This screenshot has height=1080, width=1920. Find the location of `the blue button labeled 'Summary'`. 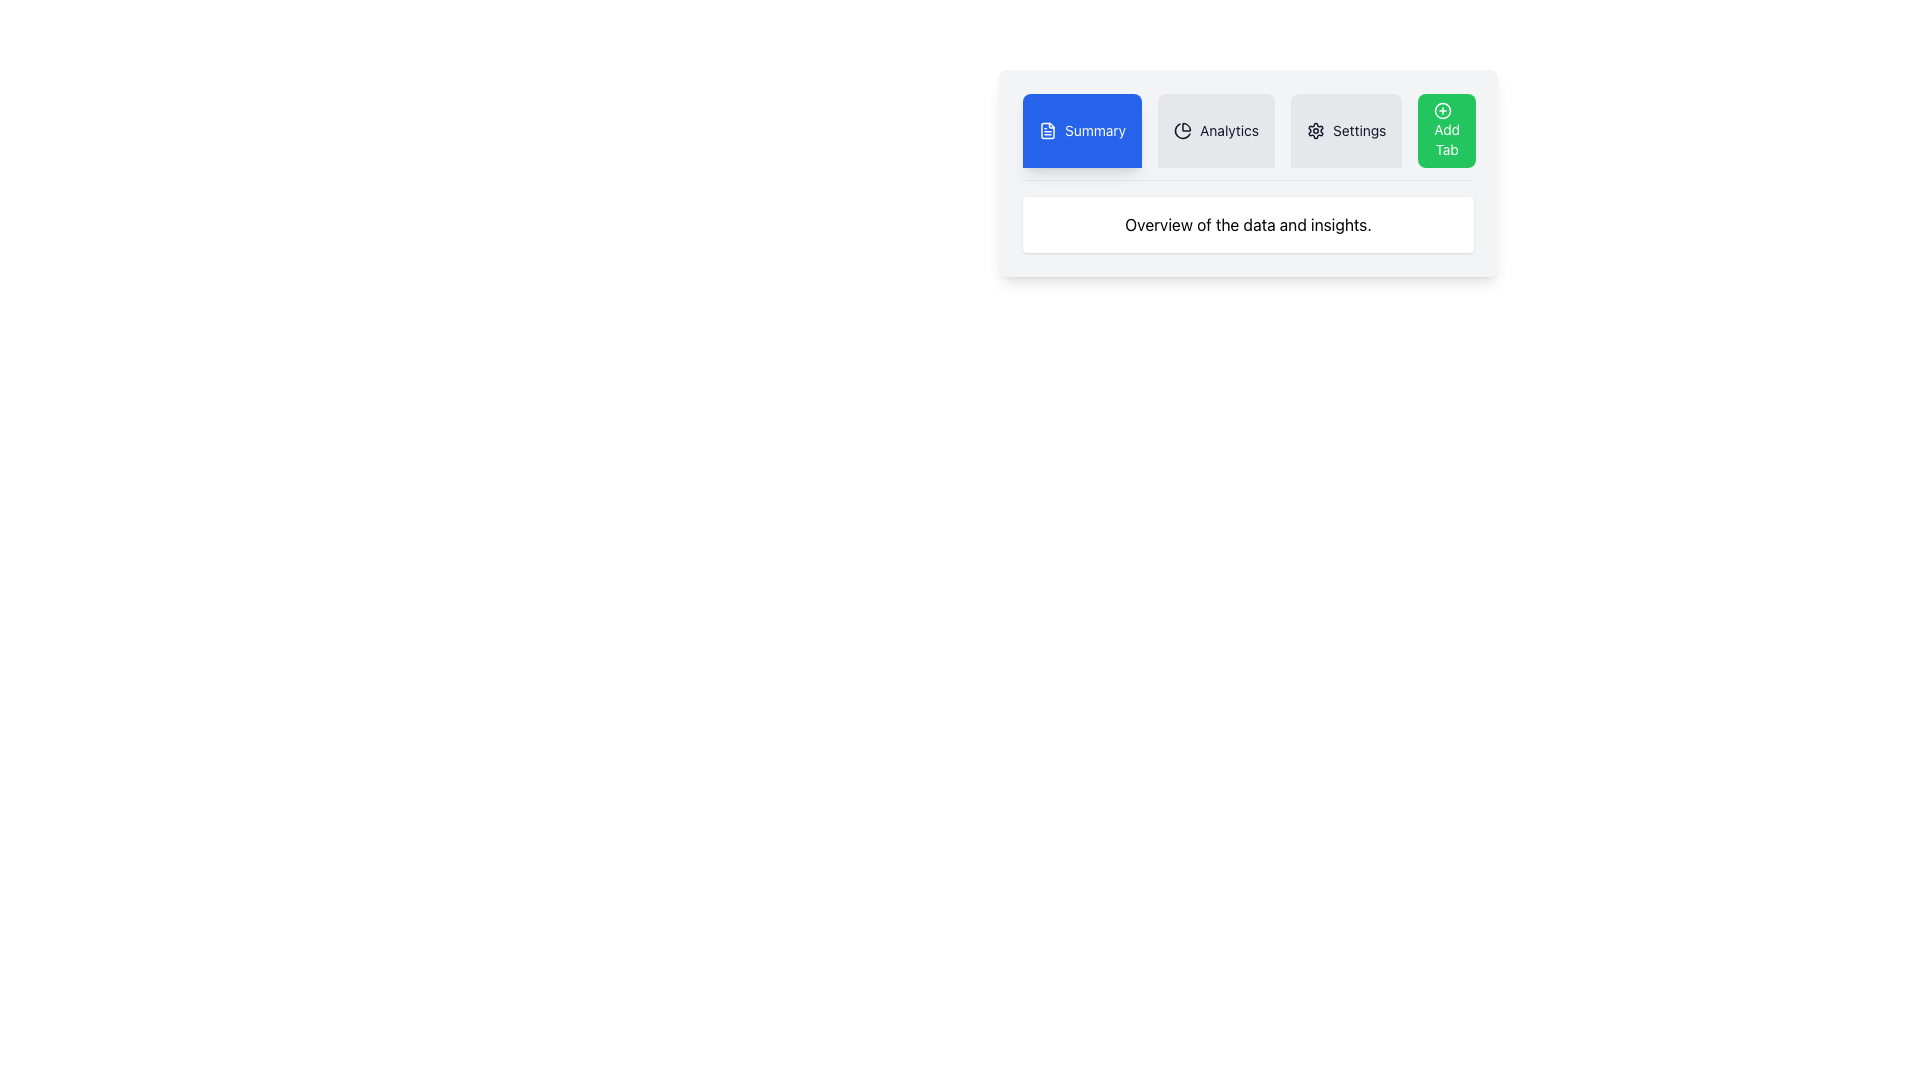

the blue button labeled 'Summary' is located at coordinates (1081, 131).